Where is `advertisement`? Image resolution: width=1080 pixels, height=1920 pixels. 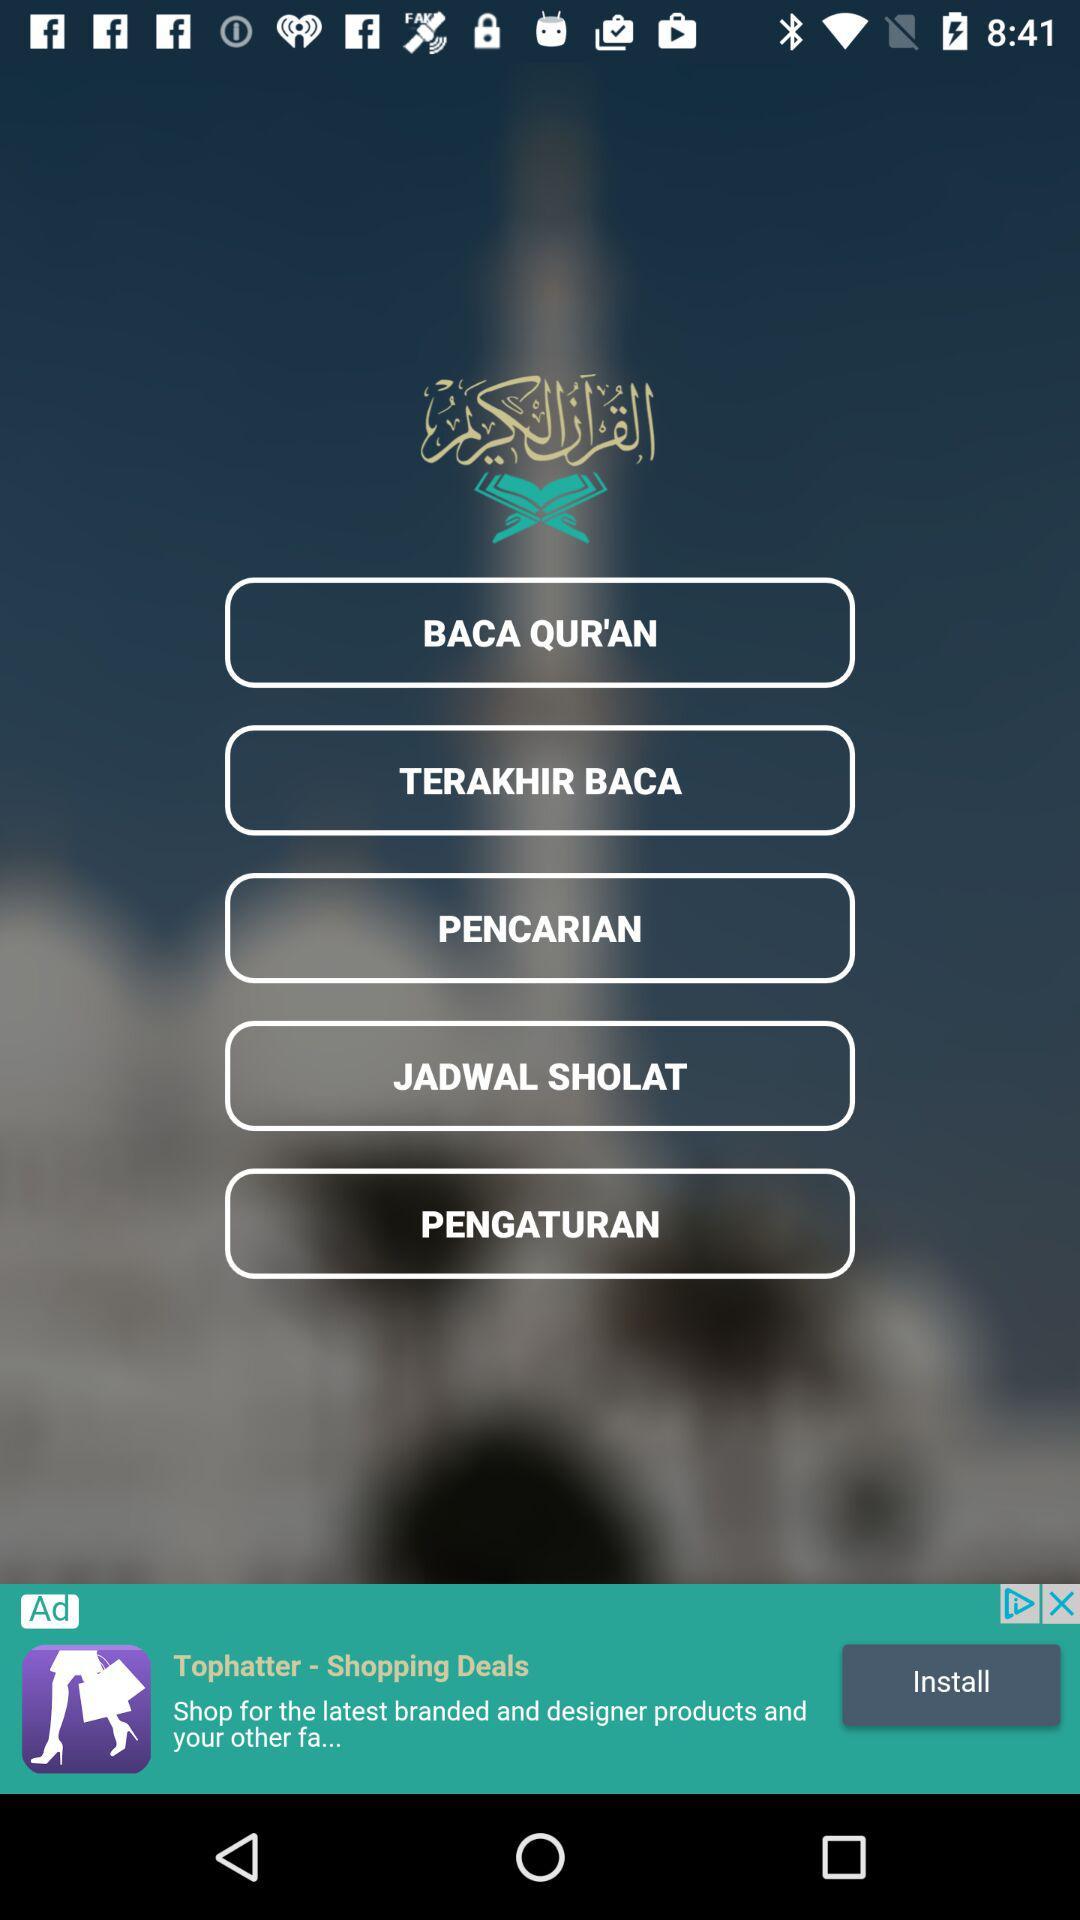
advertisement is located at coordinates (540, 1688).